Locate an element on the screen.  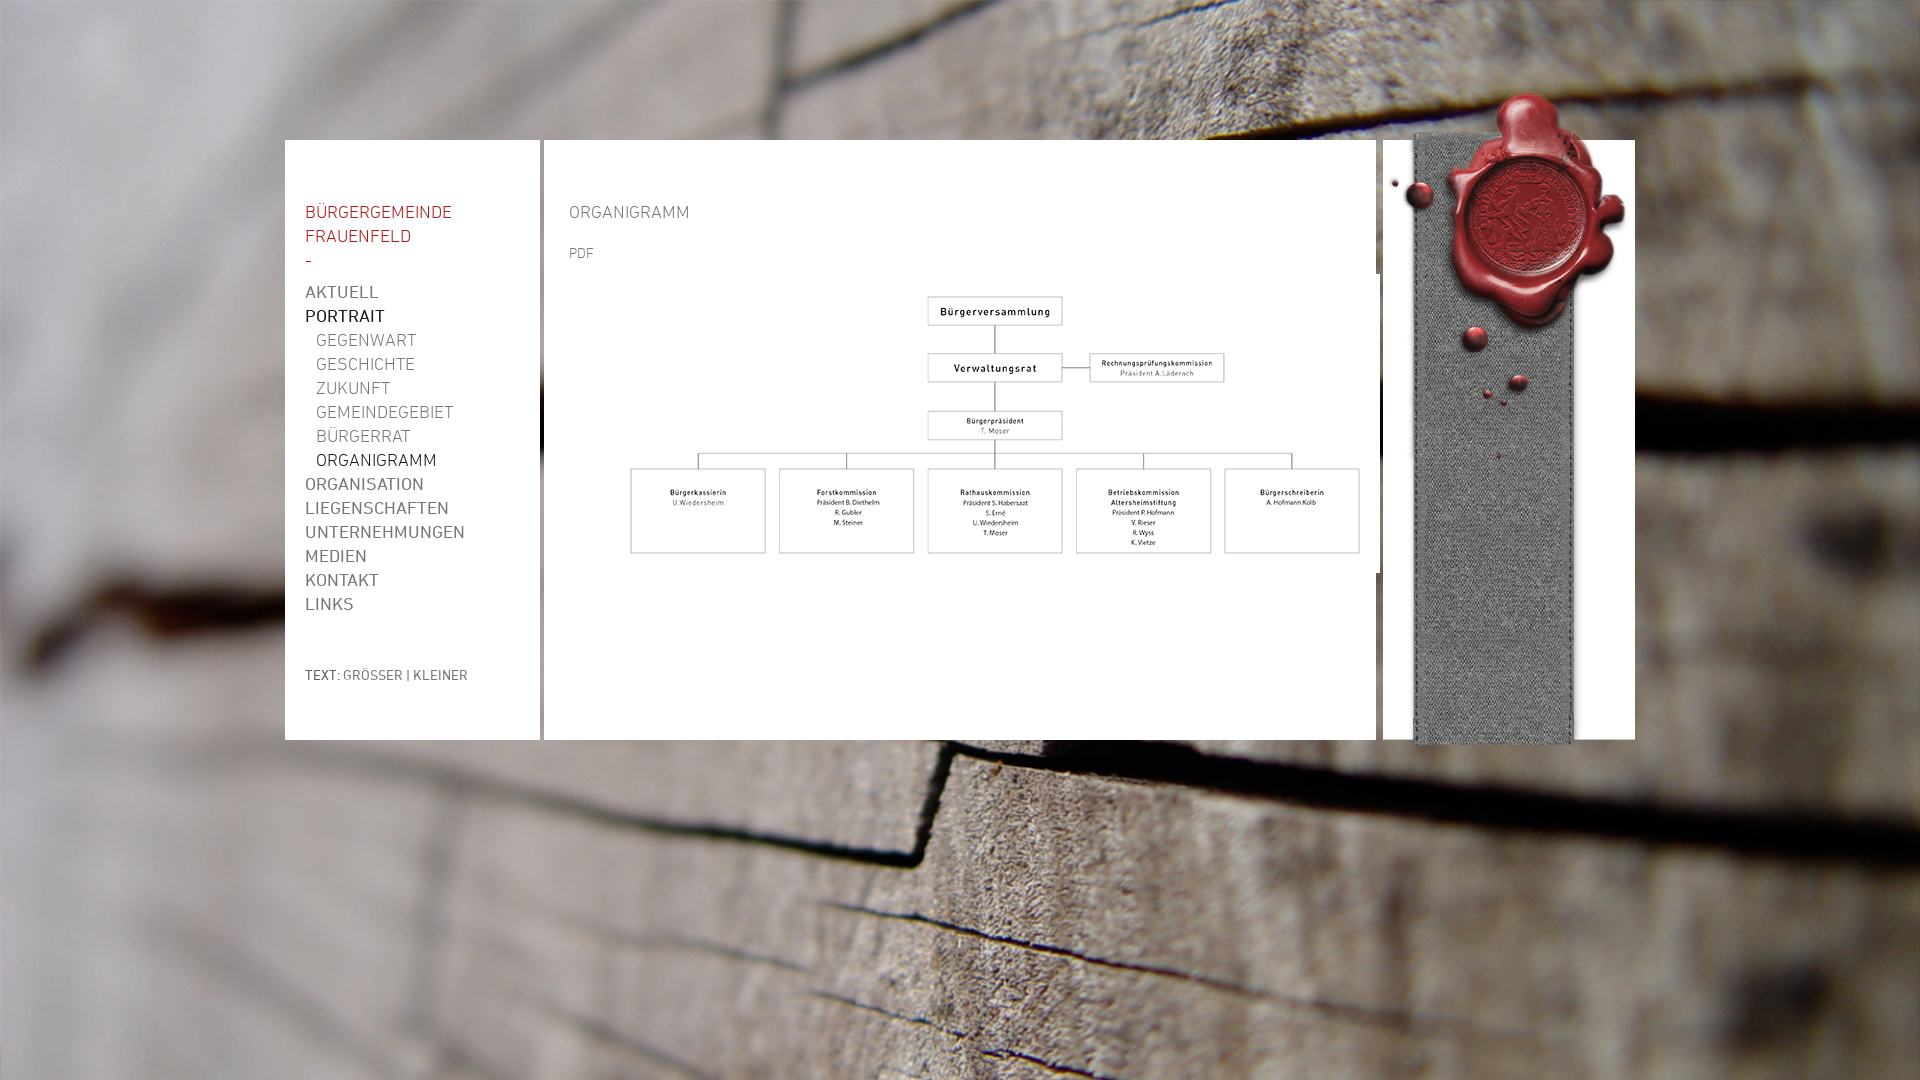
'GEGENWART' is located at coordinates (411, 338).